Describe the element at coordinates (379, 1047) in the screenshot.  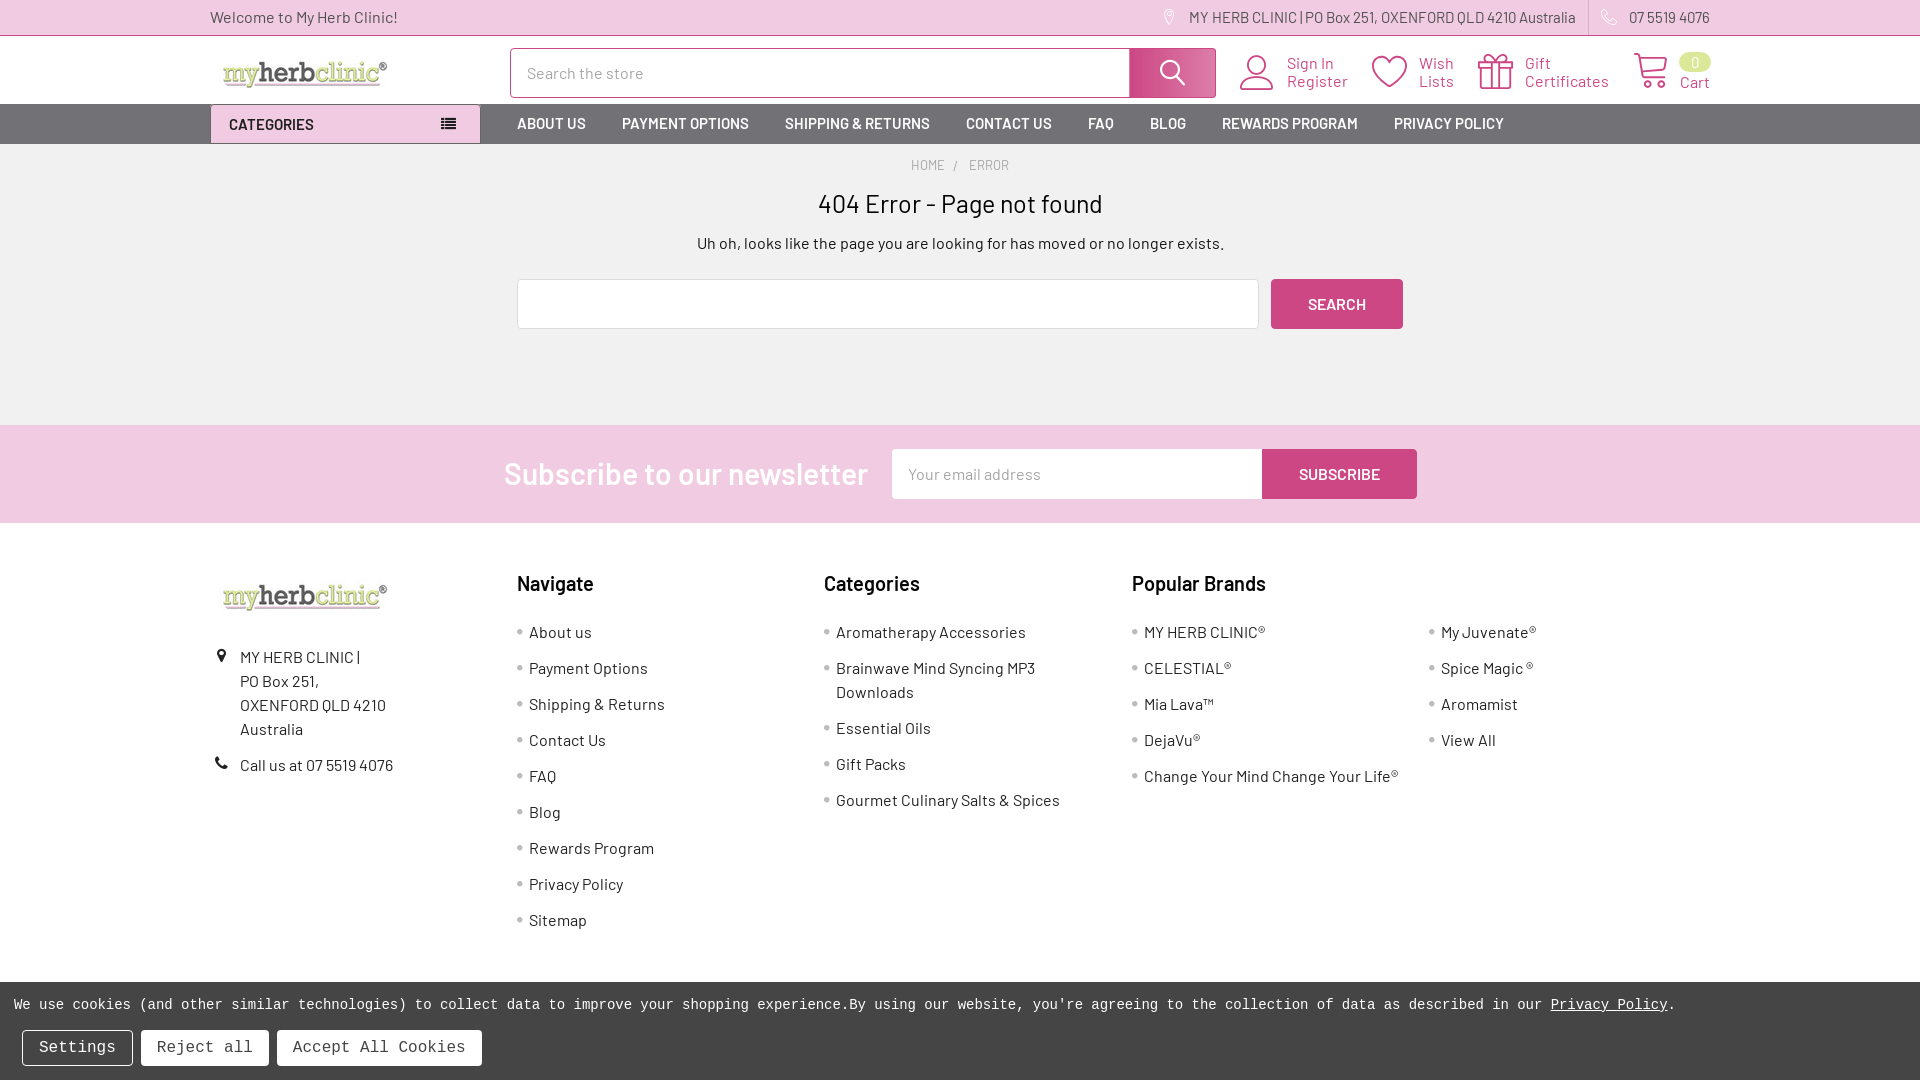
I see `'Accept All Cookies'` at that location.